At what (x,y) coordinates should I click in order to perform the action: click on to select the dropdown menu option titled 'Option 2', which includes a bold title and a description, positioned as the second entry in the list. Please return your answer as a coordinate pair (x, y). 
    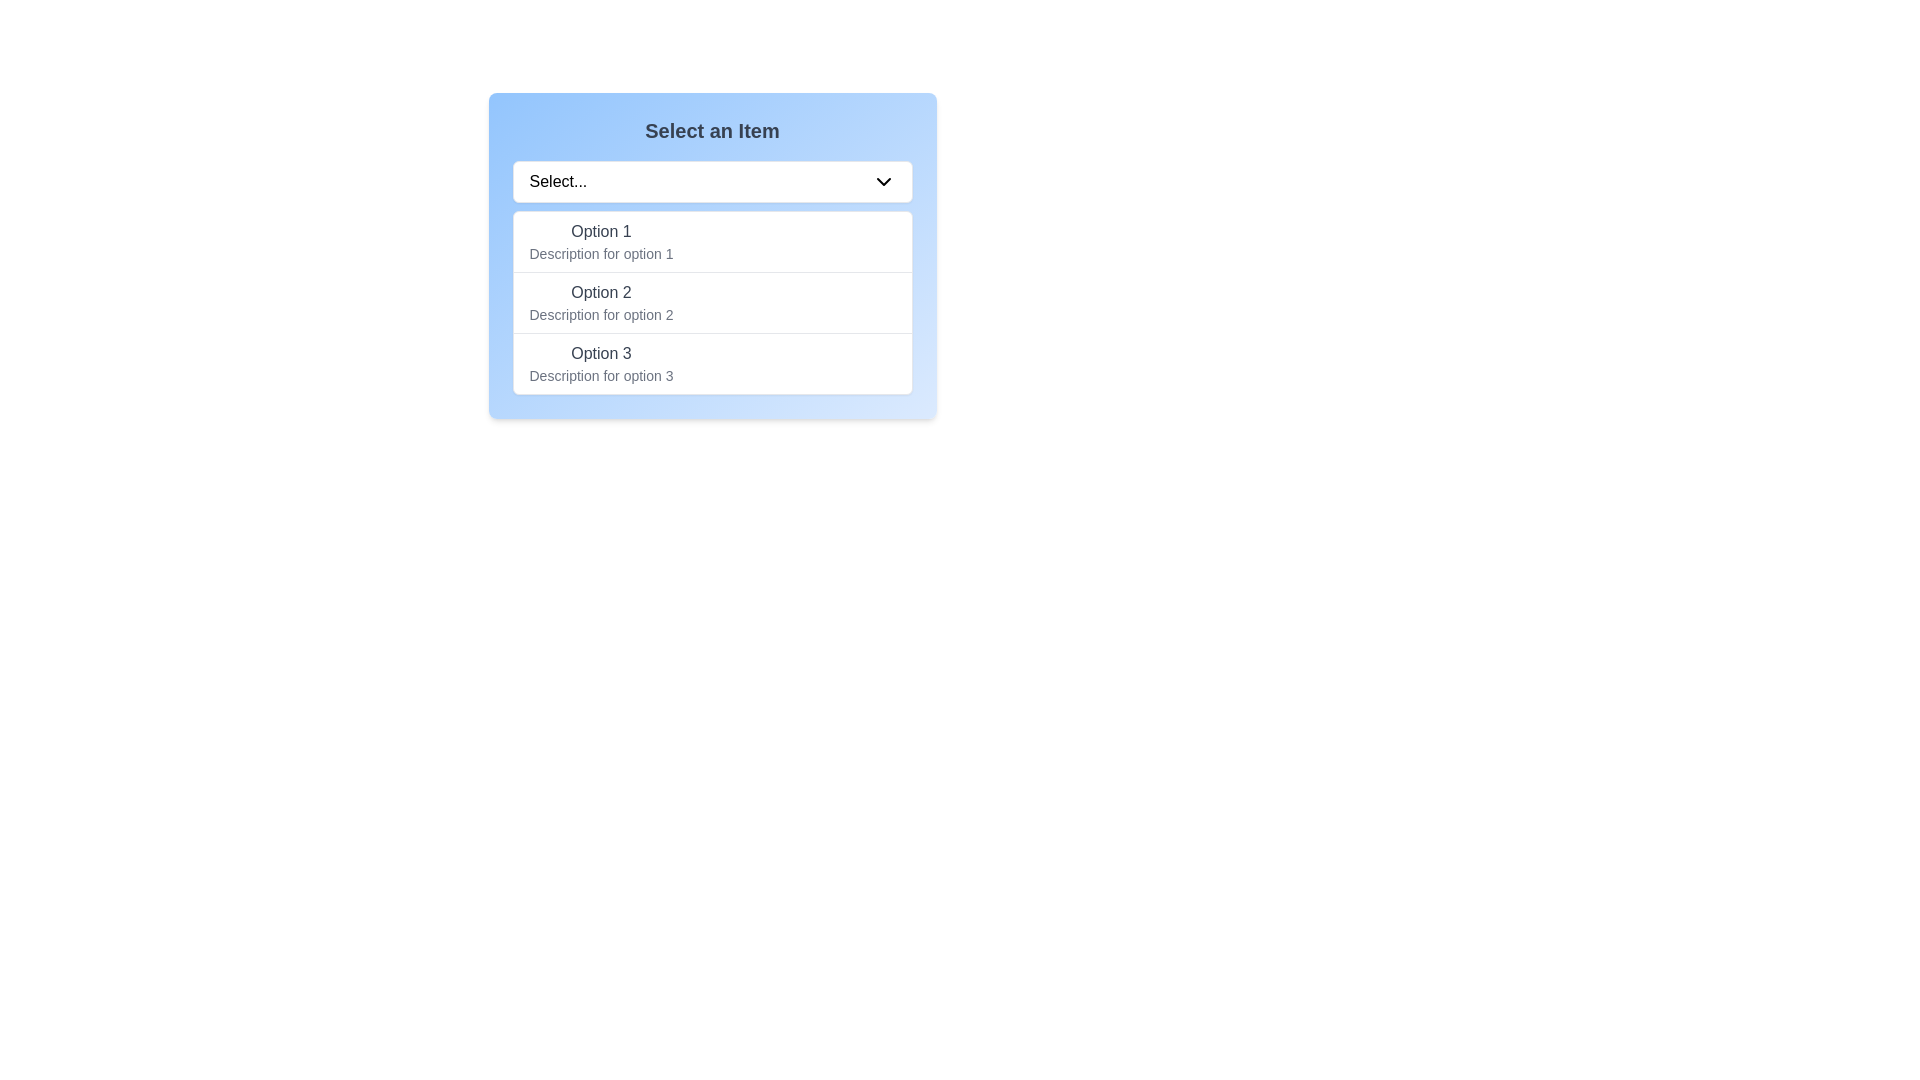
    Looking at the image, I should click on (600, 303).